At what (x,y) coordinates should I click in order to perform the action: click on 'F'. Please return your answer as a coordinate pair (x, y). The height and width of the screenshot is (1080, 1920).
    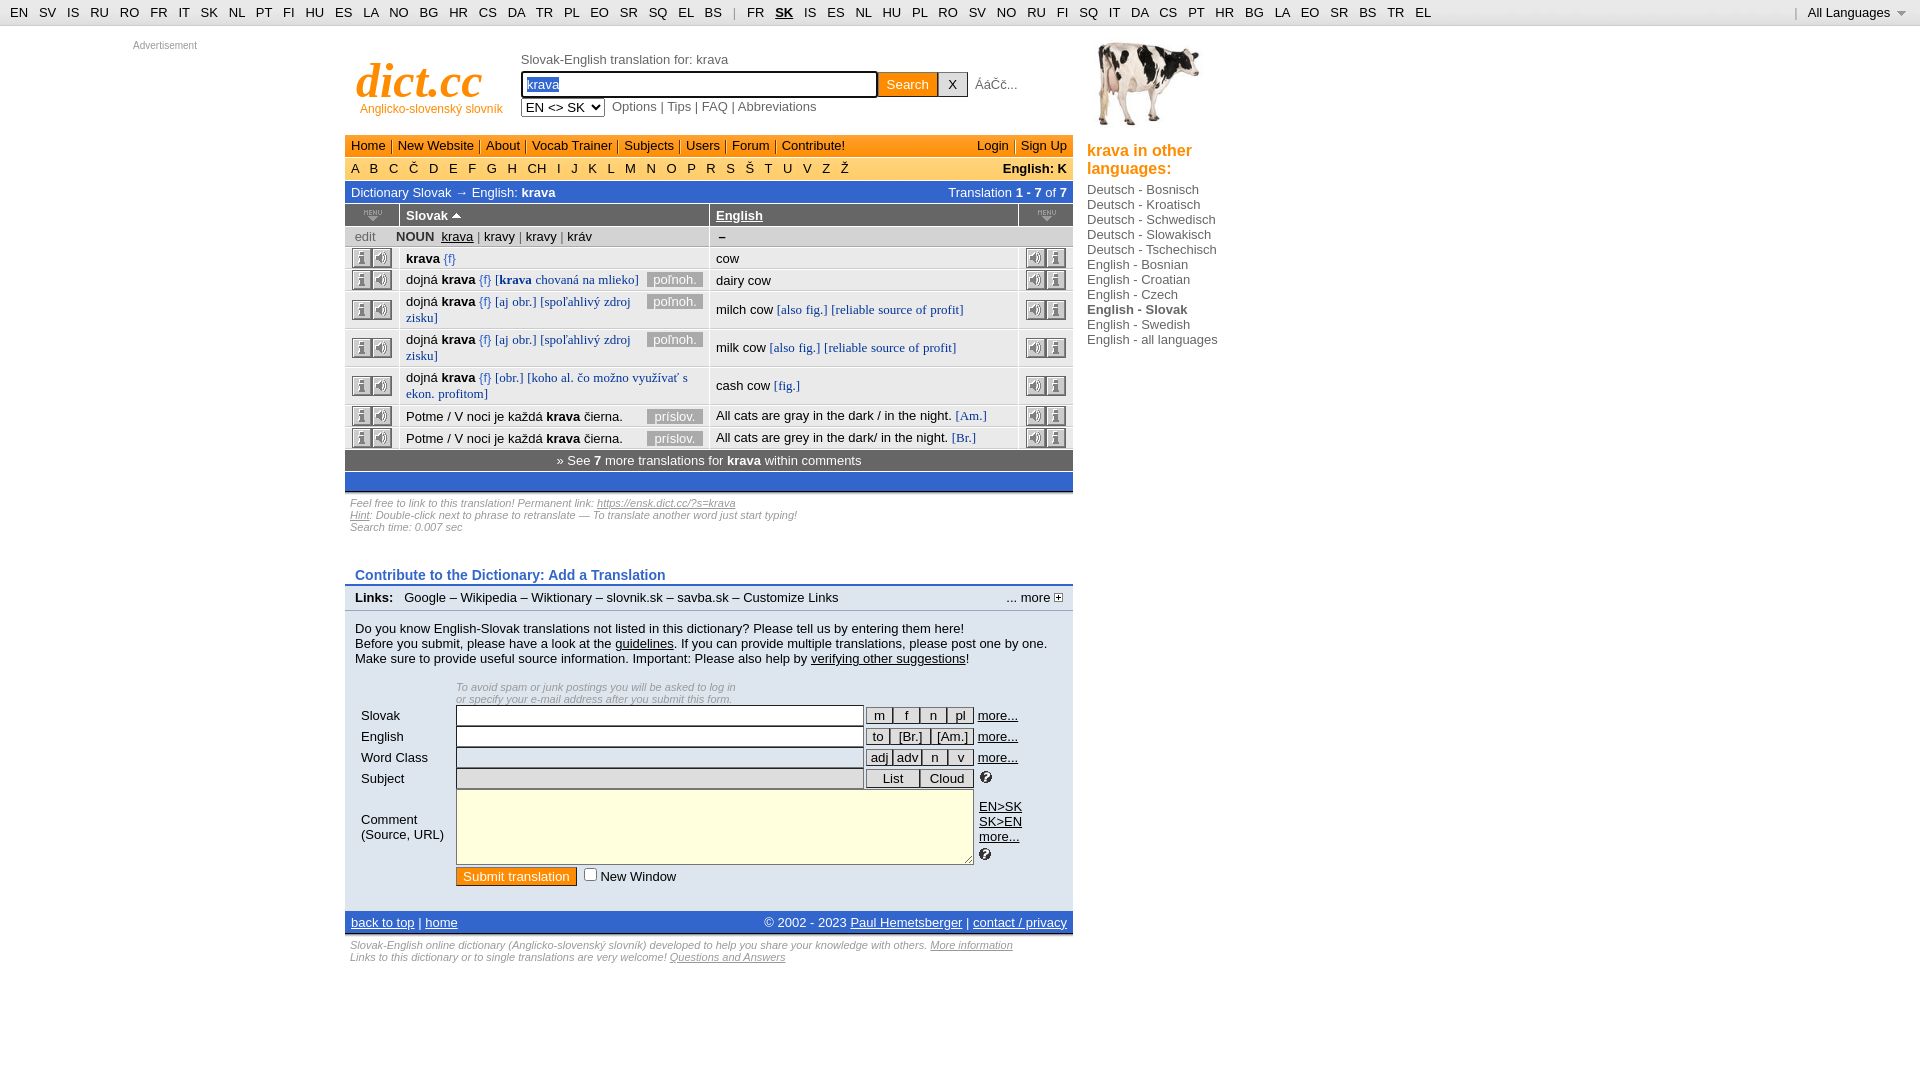
    Looking at the image, I should click on (471, 167).